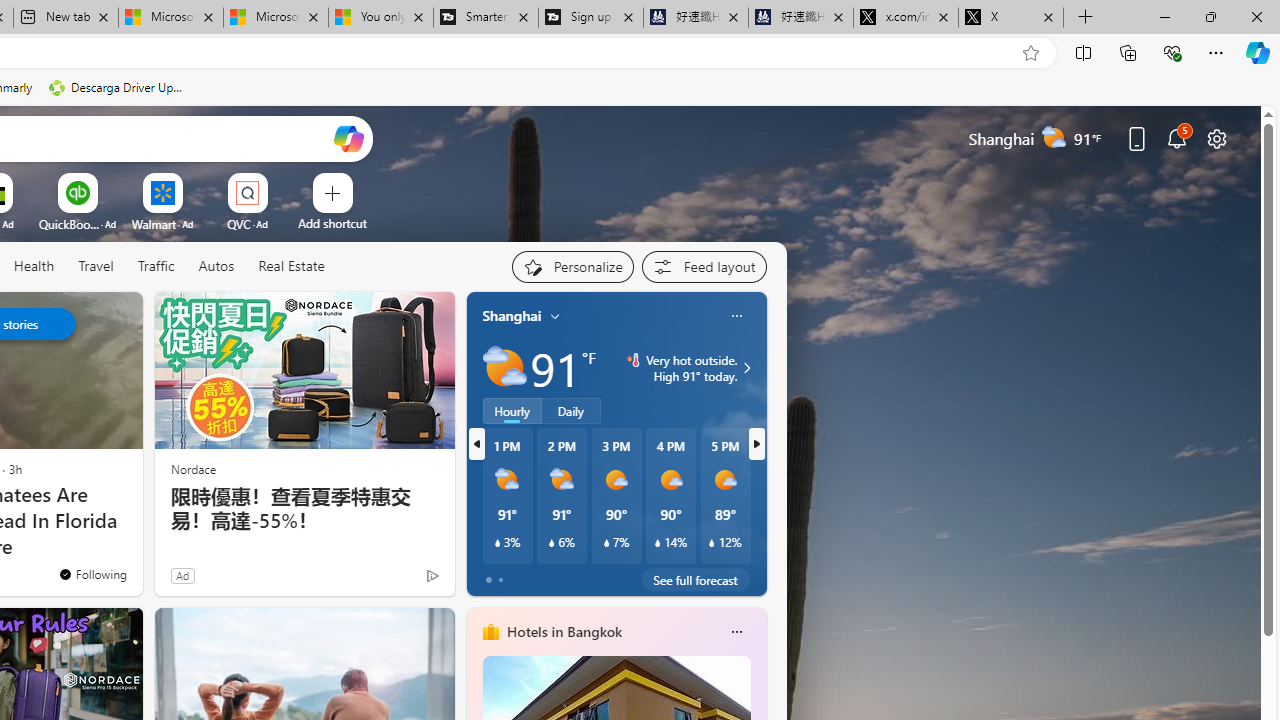  Describe the element at coordinates (735, 632) in the screenshot. I see `'Class: icon-img'` at that location.